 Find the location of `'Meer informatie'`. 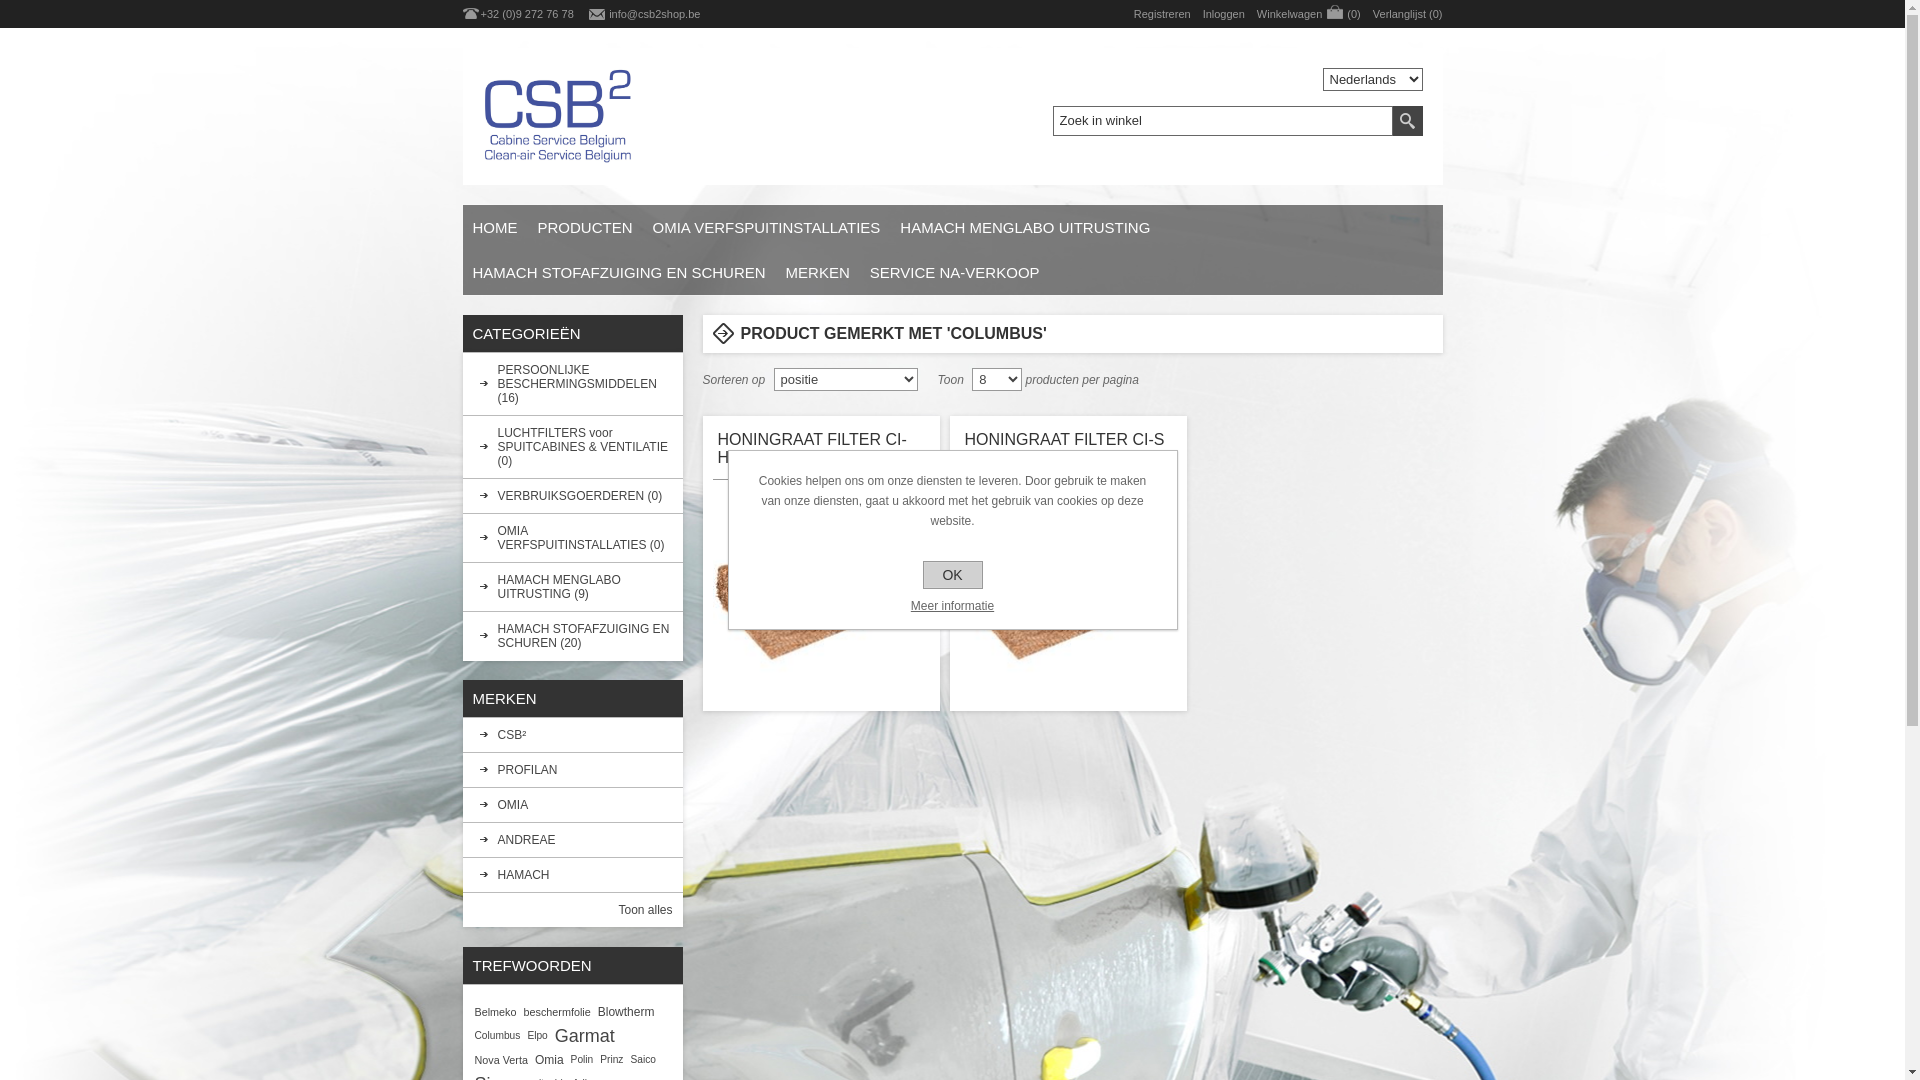

'Meer informatie' is located at coordinates (950, 604).